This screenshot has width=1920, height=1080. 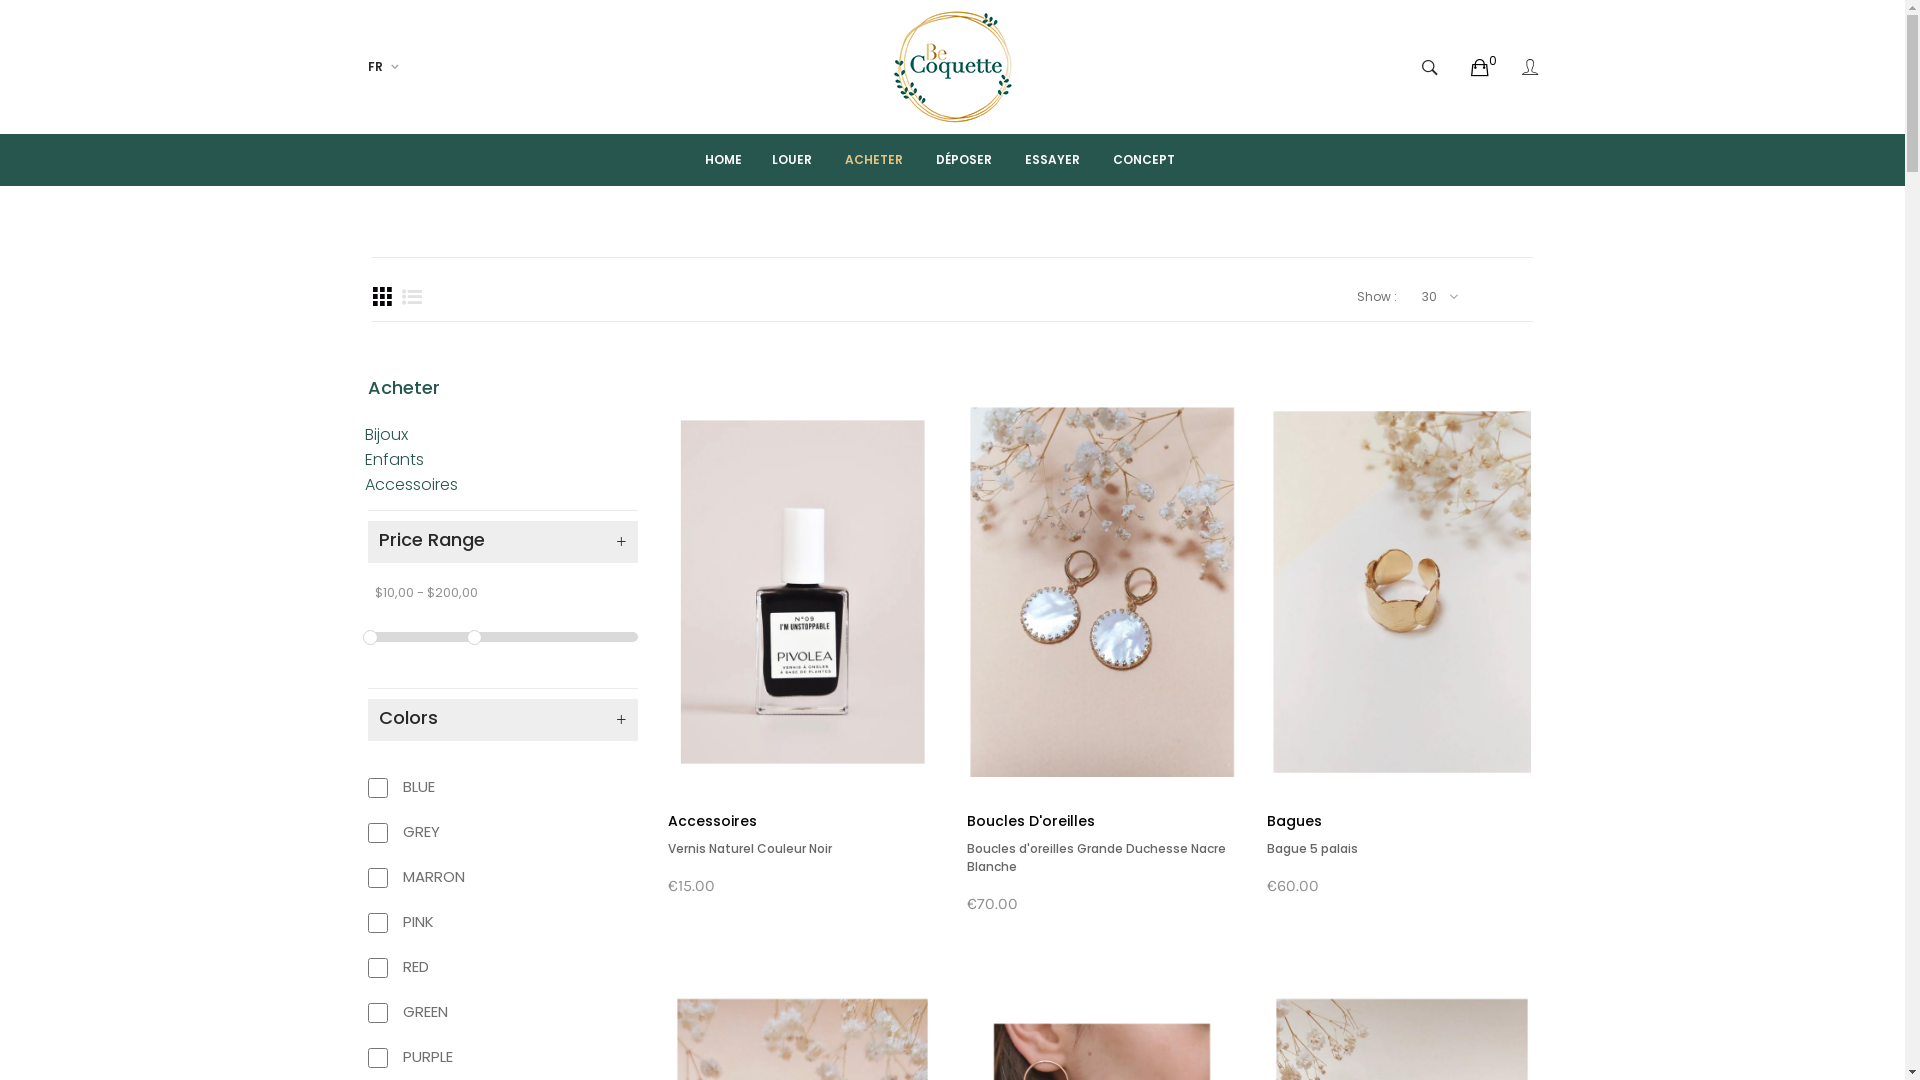 What do you see at coordinates (382, 297) in the screenshot?
I see `'Grid'` at bounding box center [382, 297].